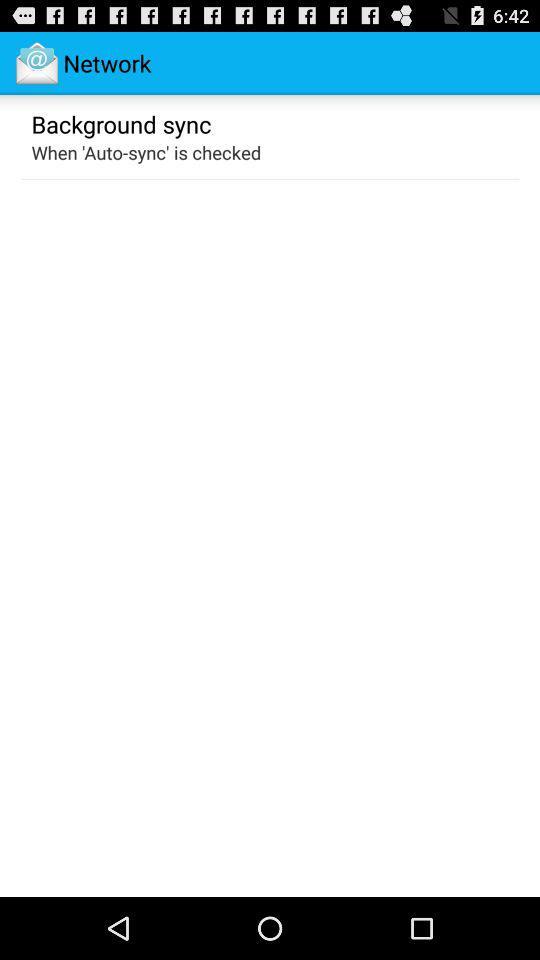  What do you see at coordinates (121, 122) in the screenshot?
I see `the item above when auto sync` at bounding box center [121, 122].